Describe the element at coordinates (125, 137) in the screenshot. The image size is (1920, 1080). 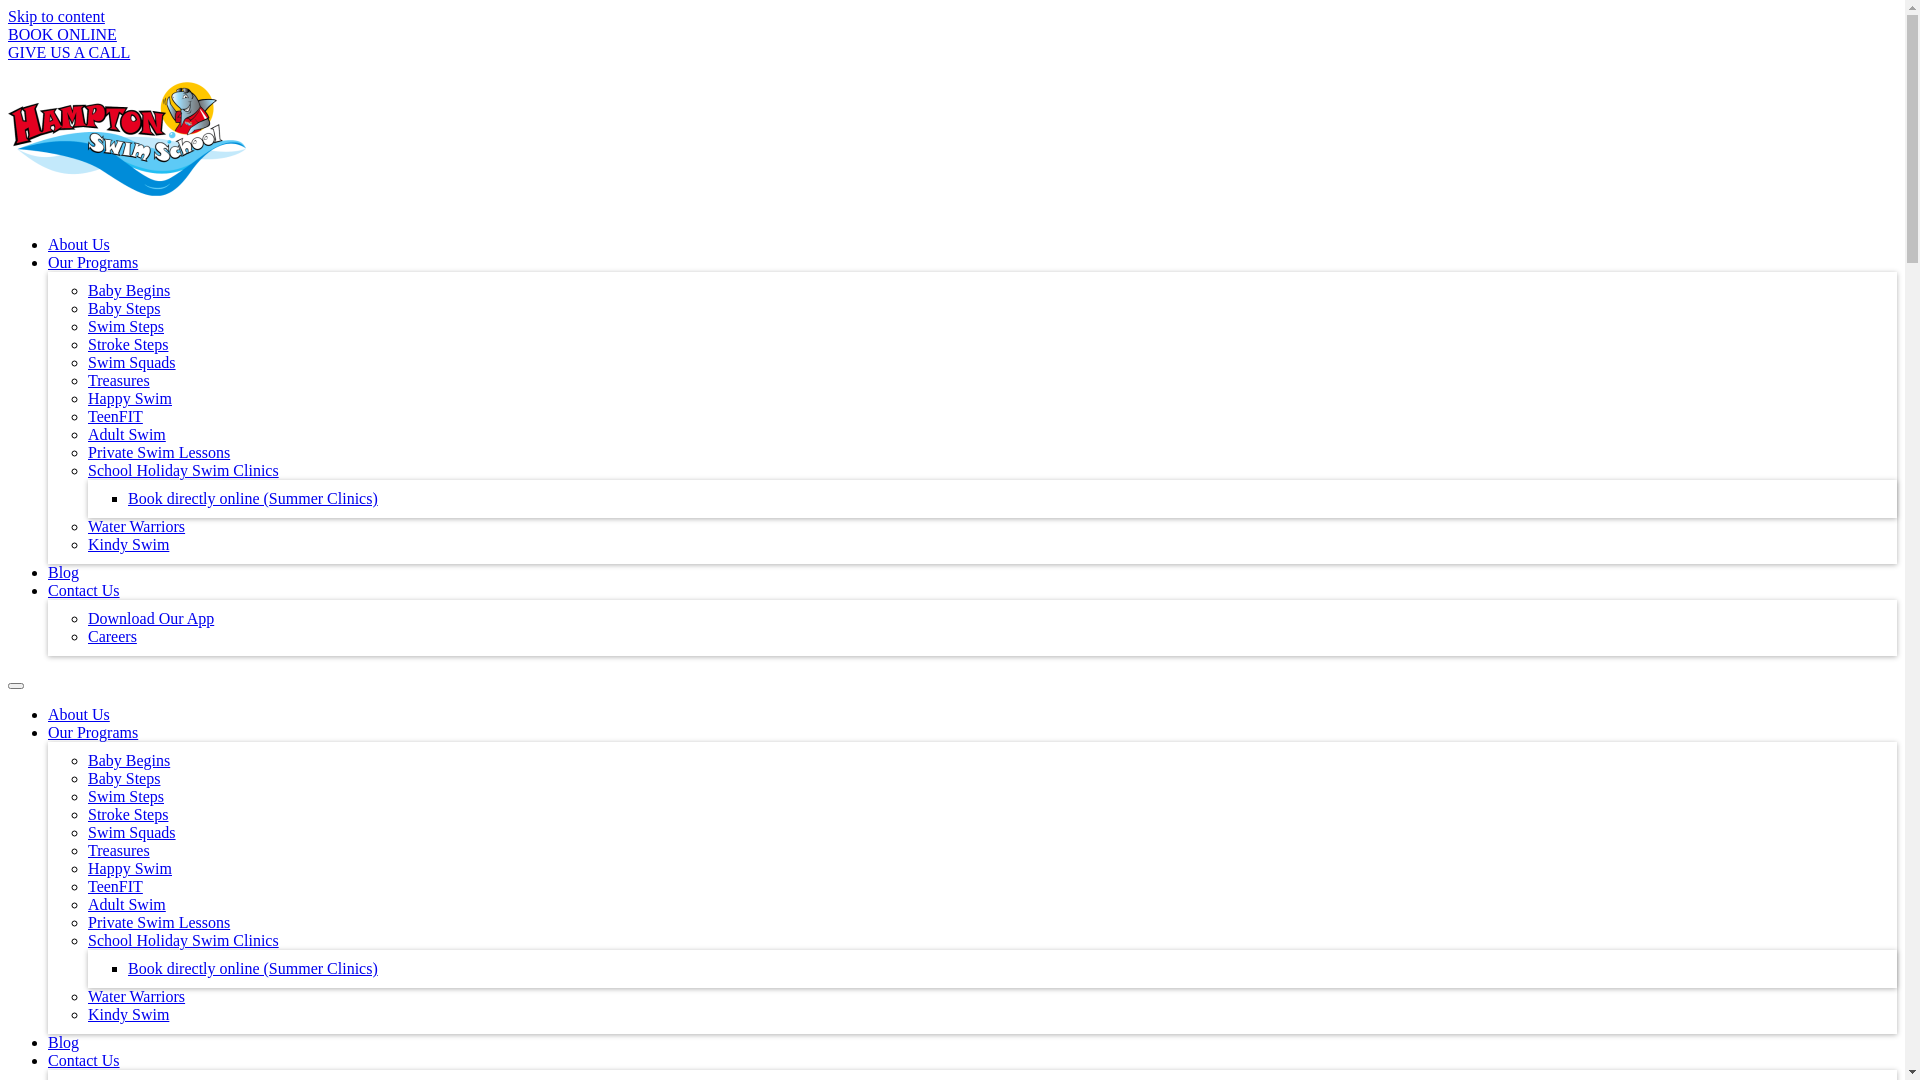
I see `'Hampton-Logo'` at that location.